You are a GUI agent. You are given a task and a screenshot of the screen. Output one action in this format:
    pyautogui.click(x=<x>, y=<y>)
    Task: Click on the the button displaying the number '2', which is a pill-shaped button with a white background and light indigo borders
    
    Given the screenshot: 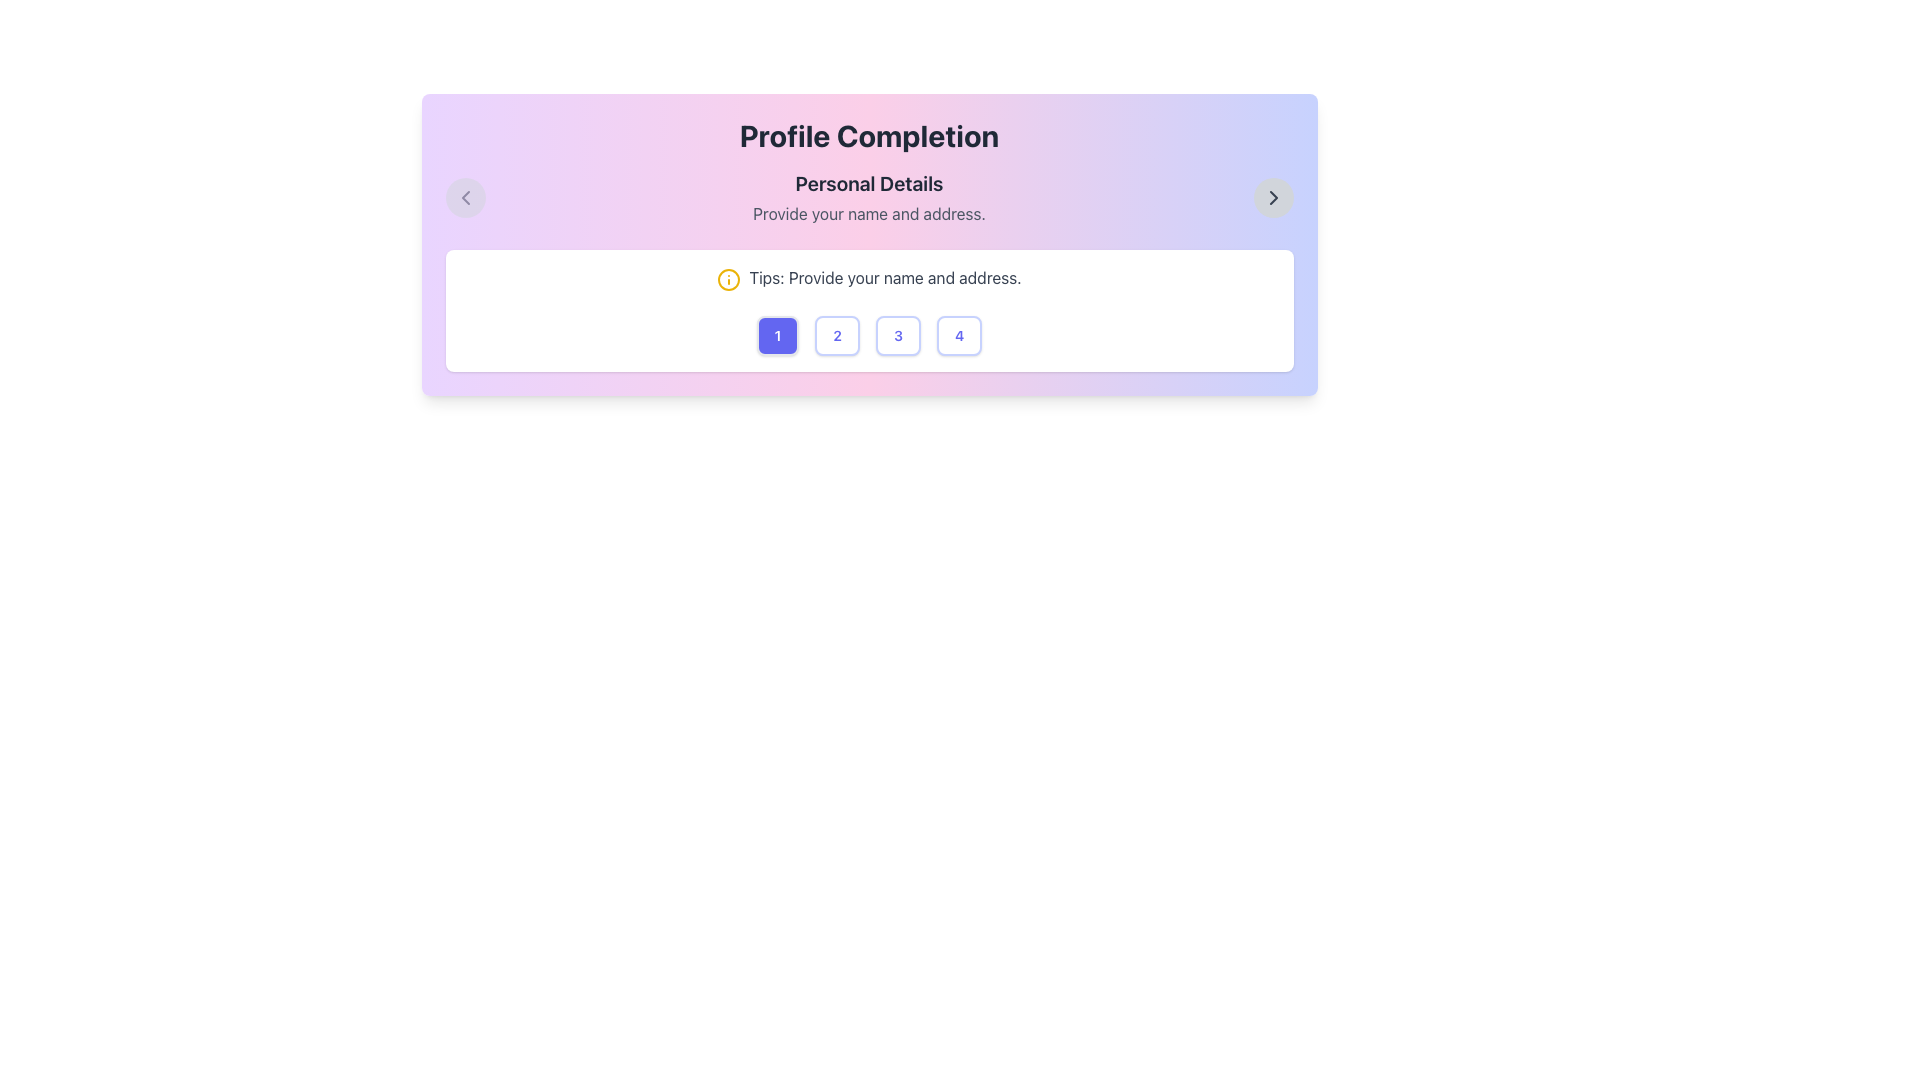 What is the action you would take?
    pyautogui.click(x=837, y=334)
    